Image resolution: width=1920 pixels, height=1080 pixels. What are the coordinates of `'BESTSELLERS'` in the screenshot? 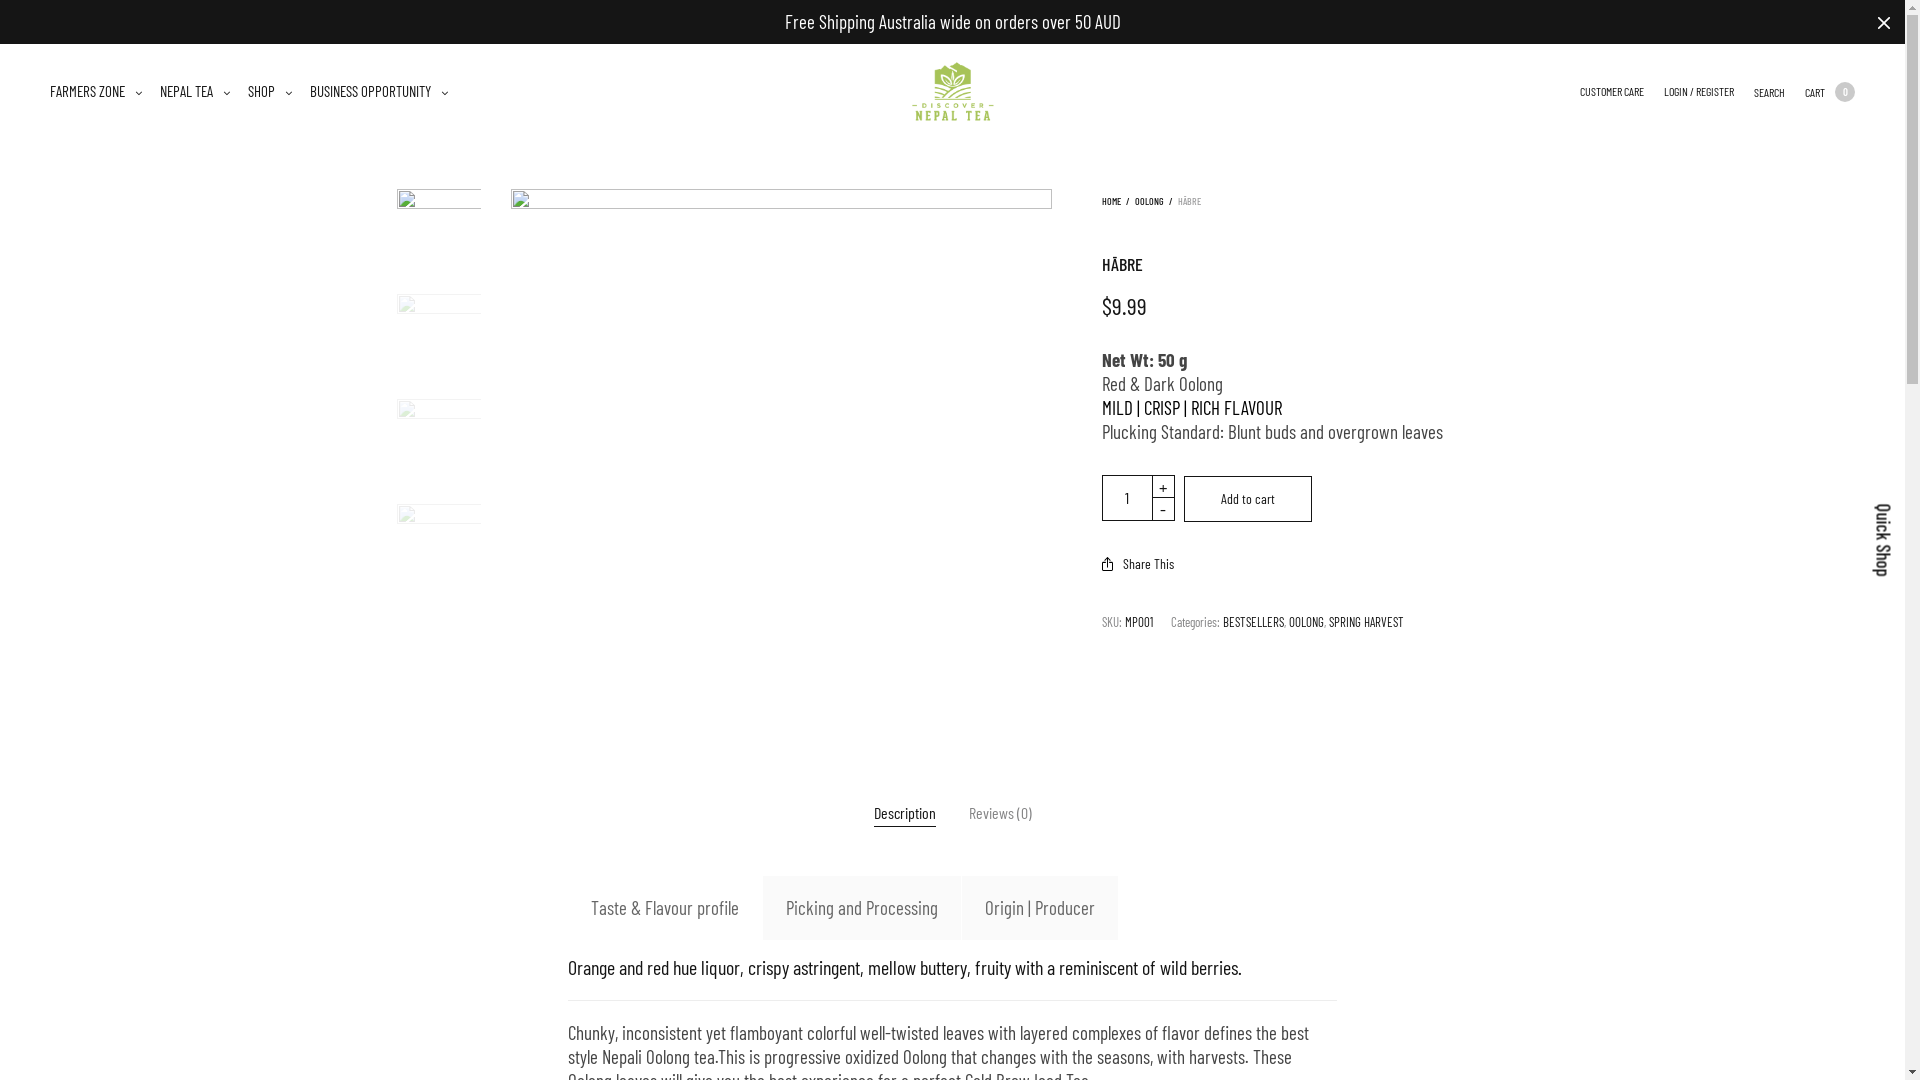 It's located at (1252, 620).